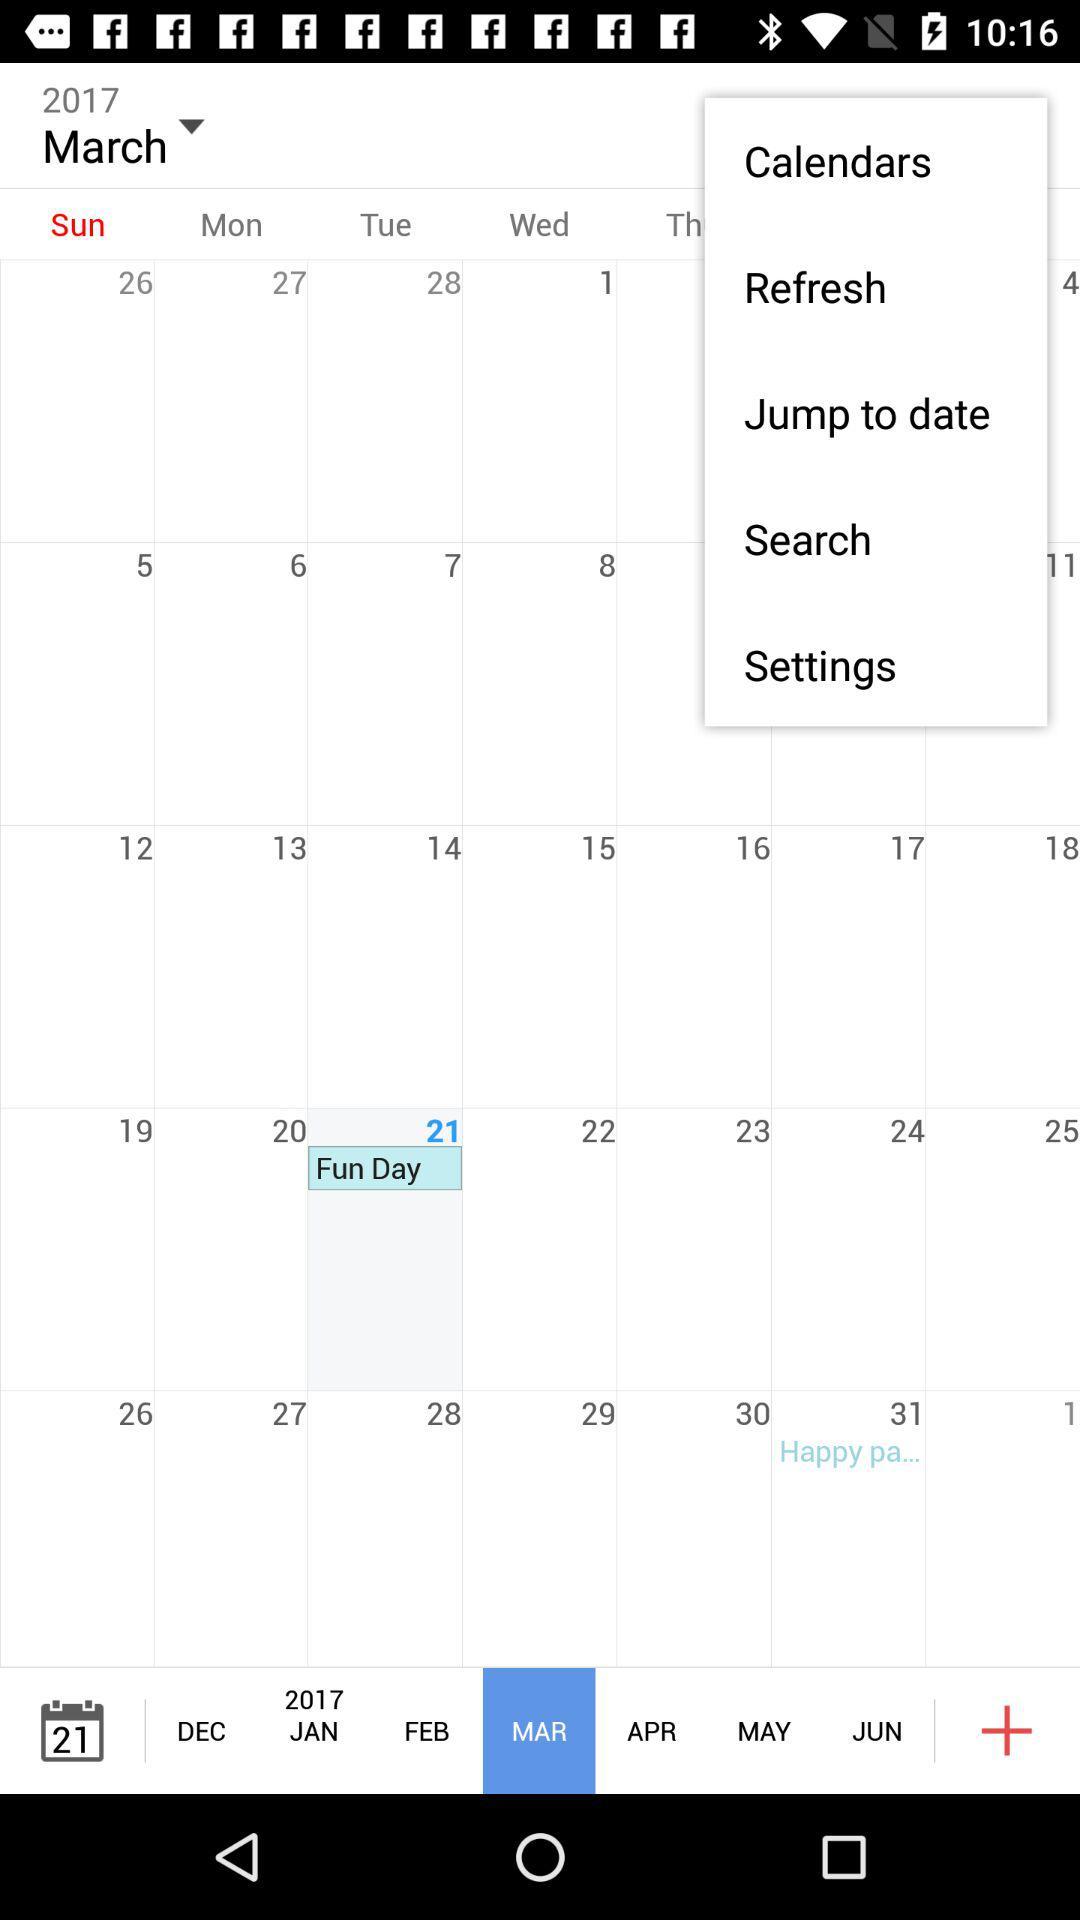 The height and width of the screenshot is (1920, 1080). Describe the element at coordinates (874, 285) in the screenshot. I see `the refresh item` at that location.